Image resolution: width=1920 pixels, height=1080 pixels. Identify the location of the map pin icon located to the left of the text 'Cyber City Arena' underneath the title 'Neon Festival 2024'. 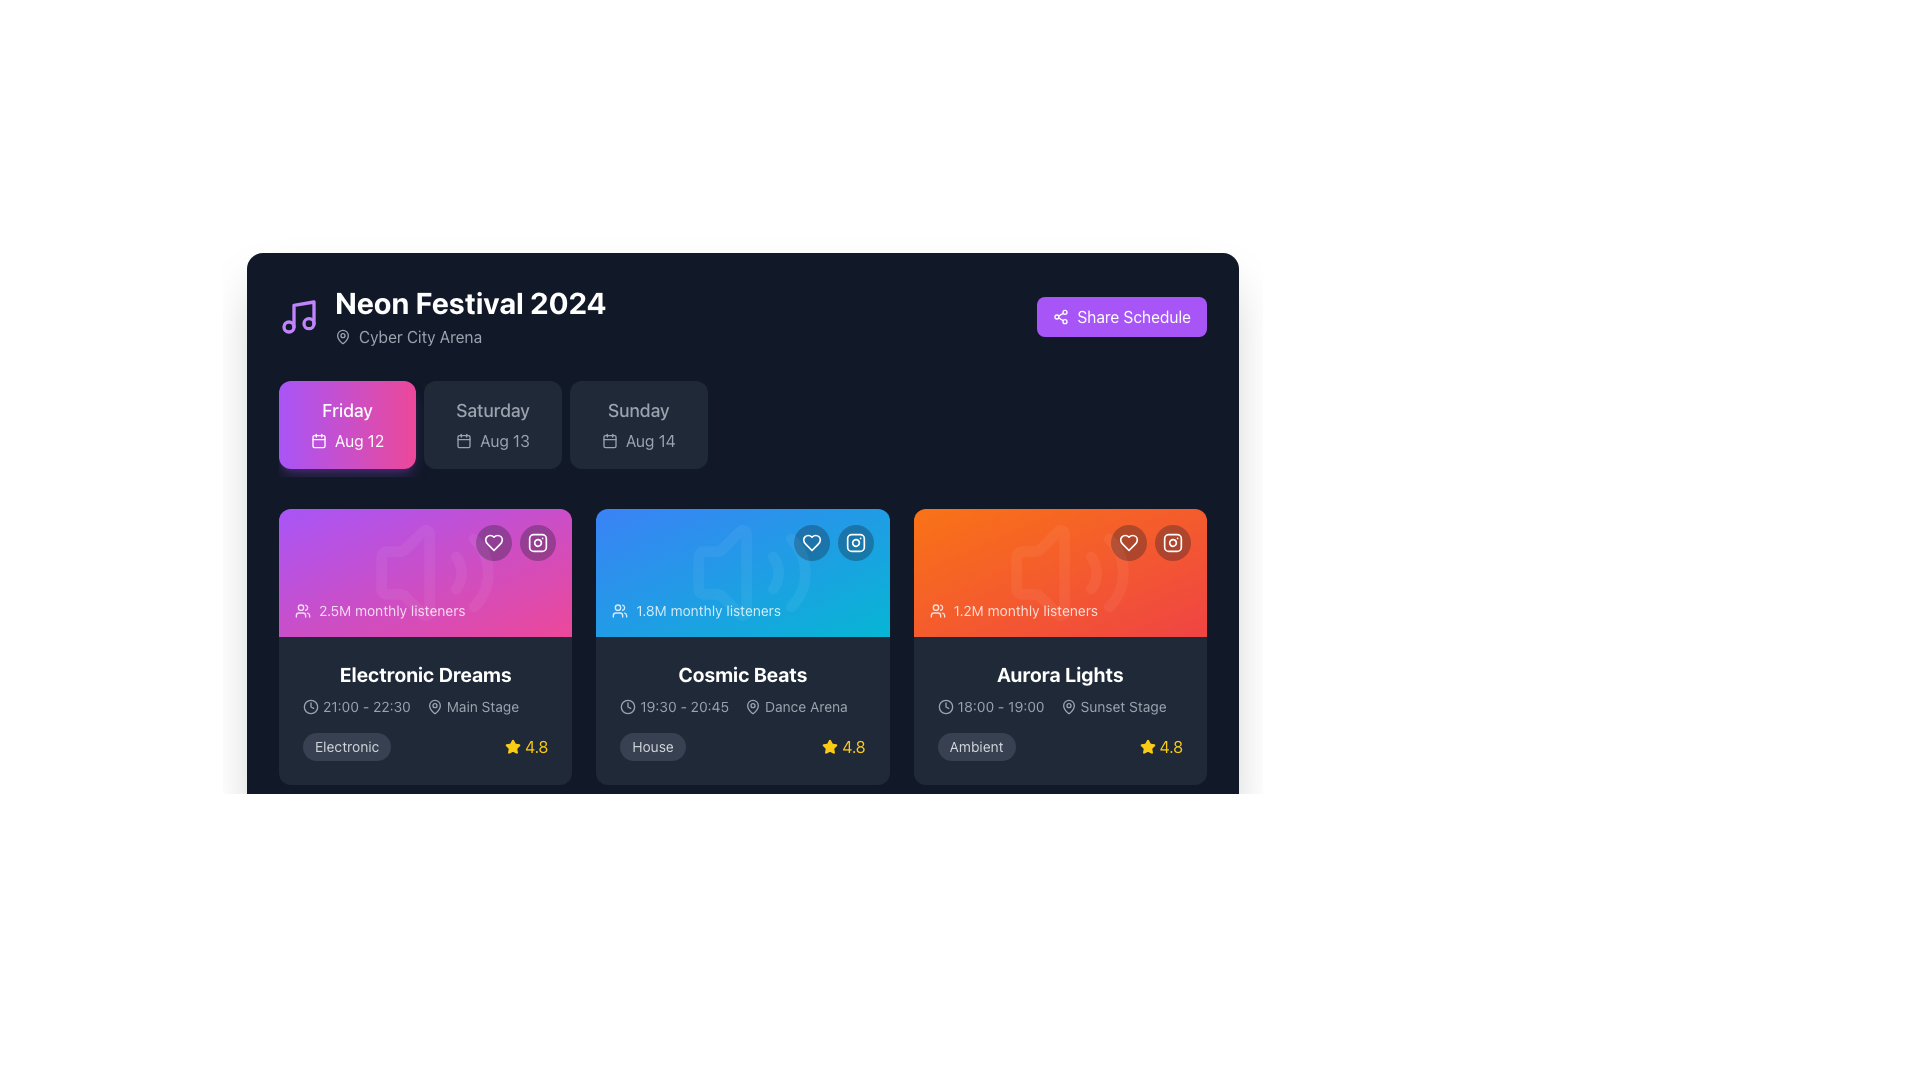
(342, 334).